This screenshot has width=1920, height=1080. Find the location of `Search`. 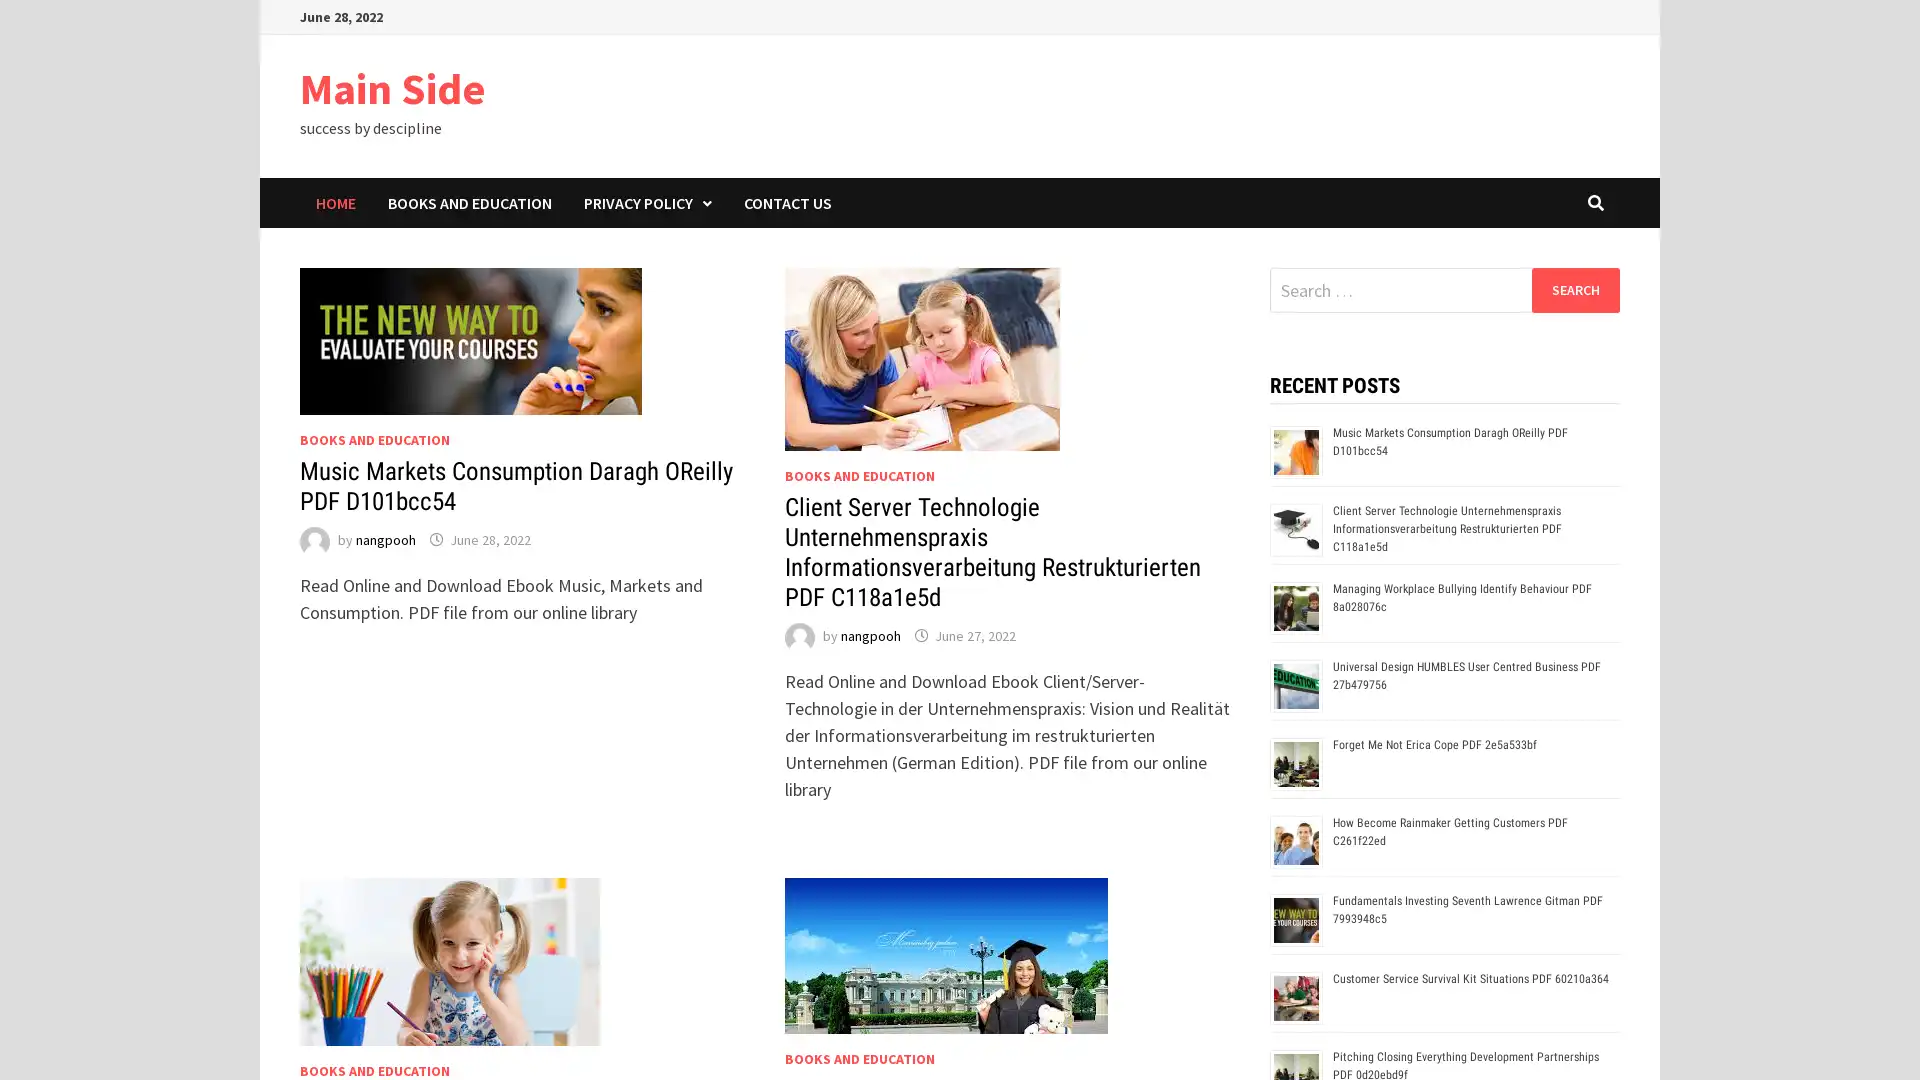

Search is located at coordinates (1574, 289).